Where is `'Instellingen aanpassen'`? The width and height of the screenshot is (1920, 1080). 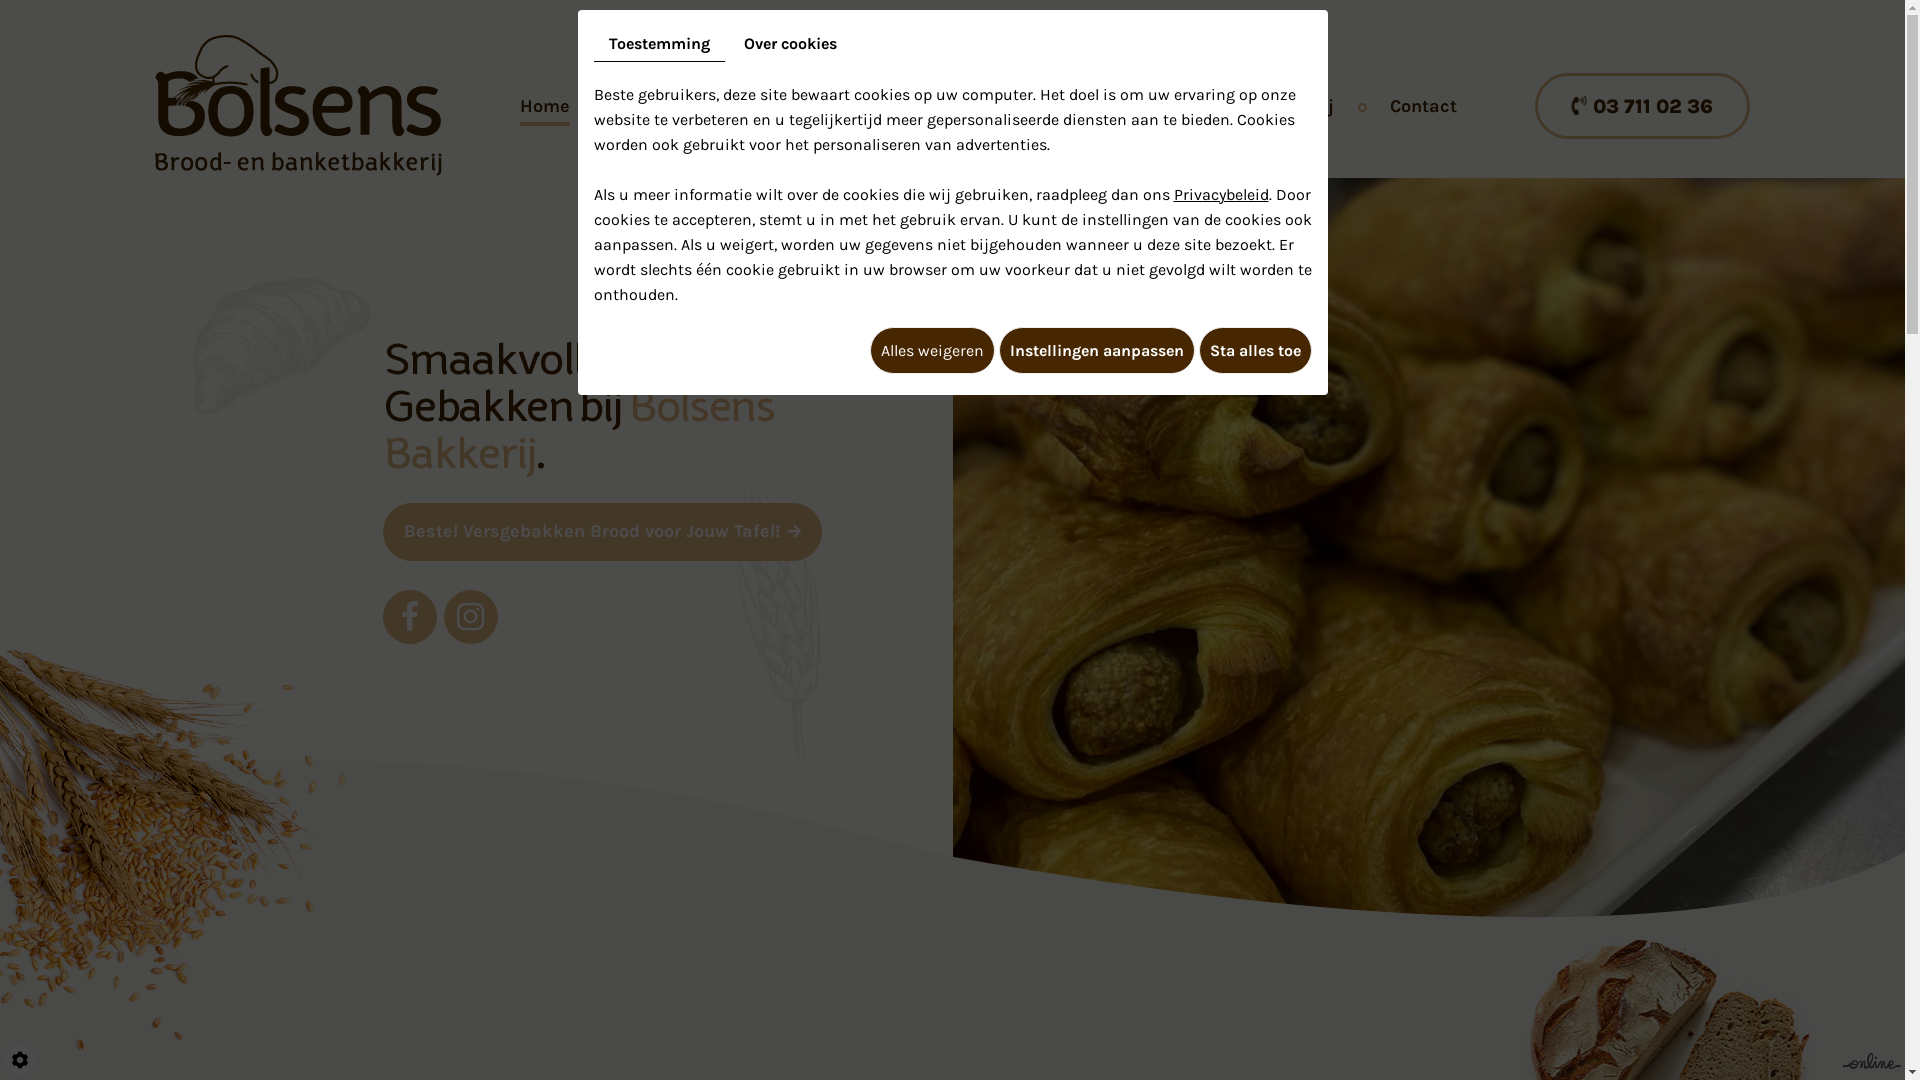 'Instellingen aanpassen' is located at coordinates (1094, 349).